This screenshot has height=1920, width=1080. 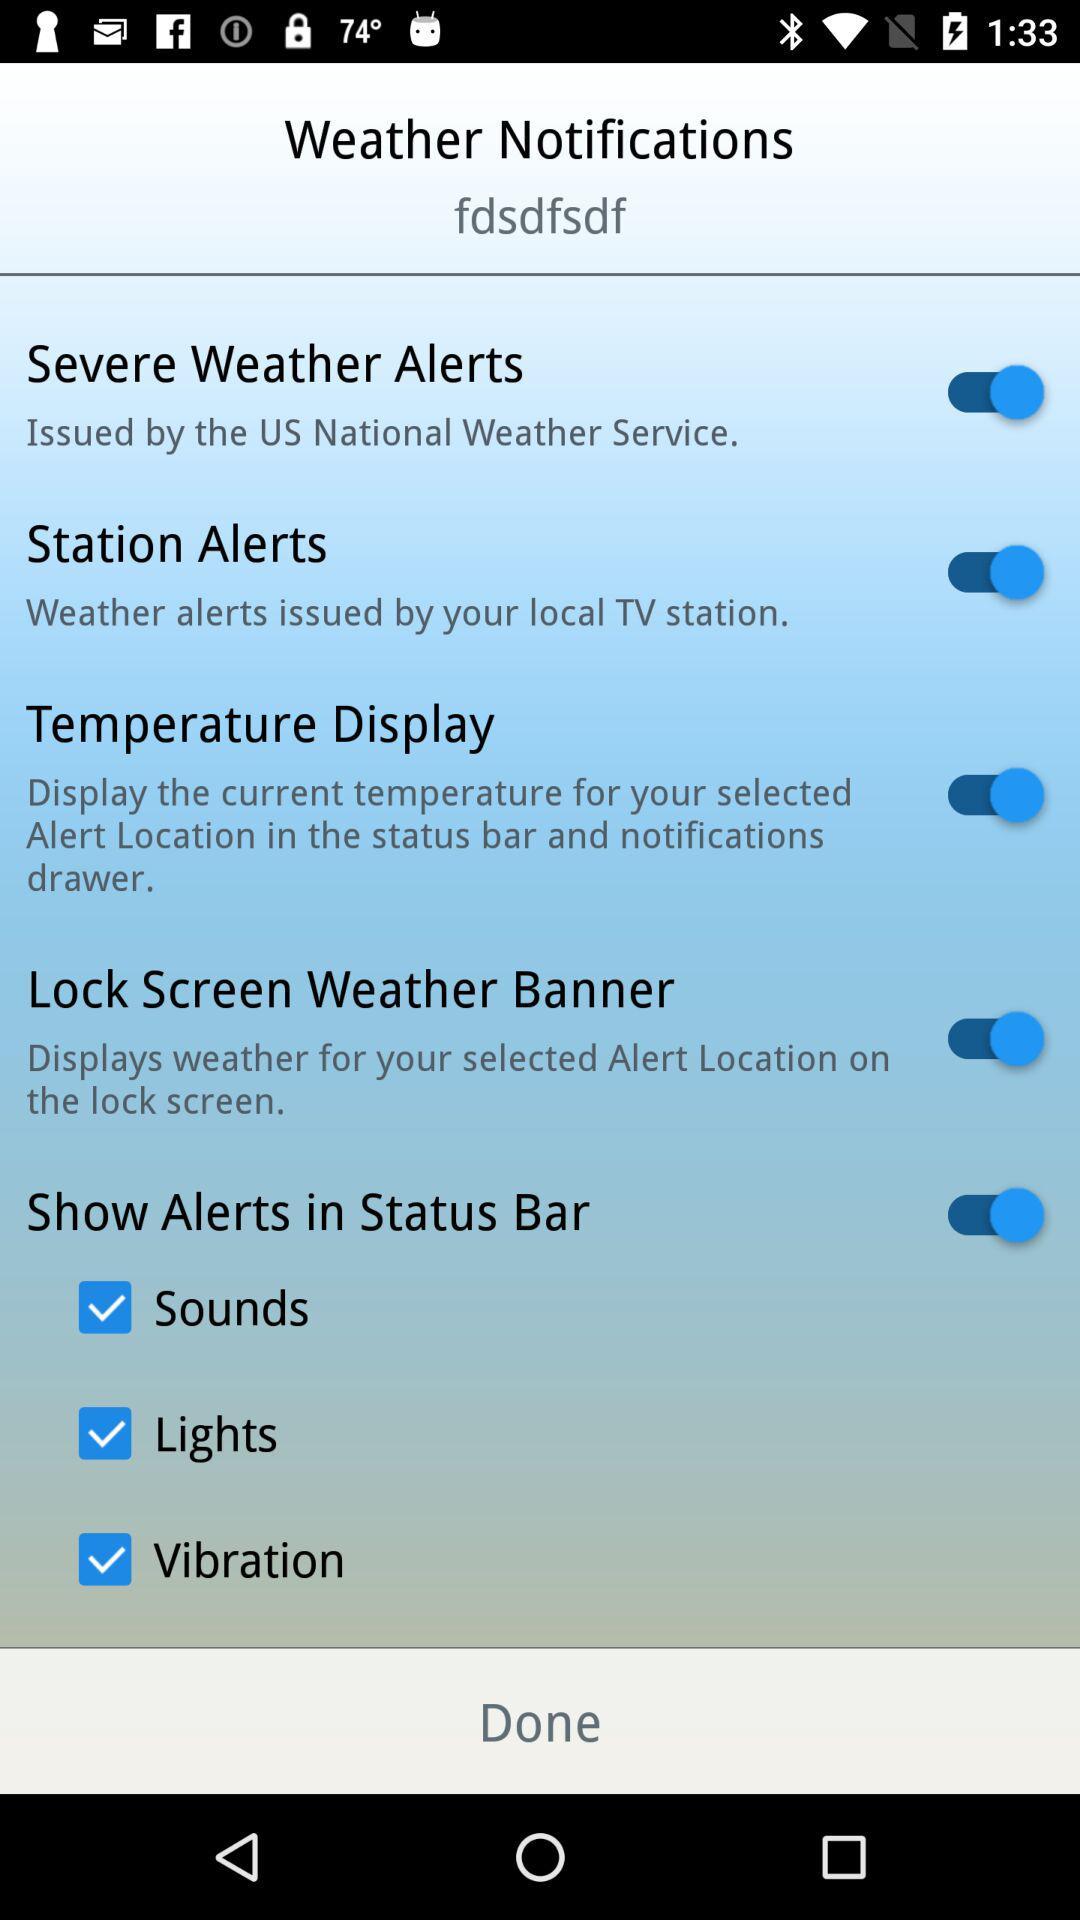 I want to click on displays weather for, so click(x=461, y=1077).